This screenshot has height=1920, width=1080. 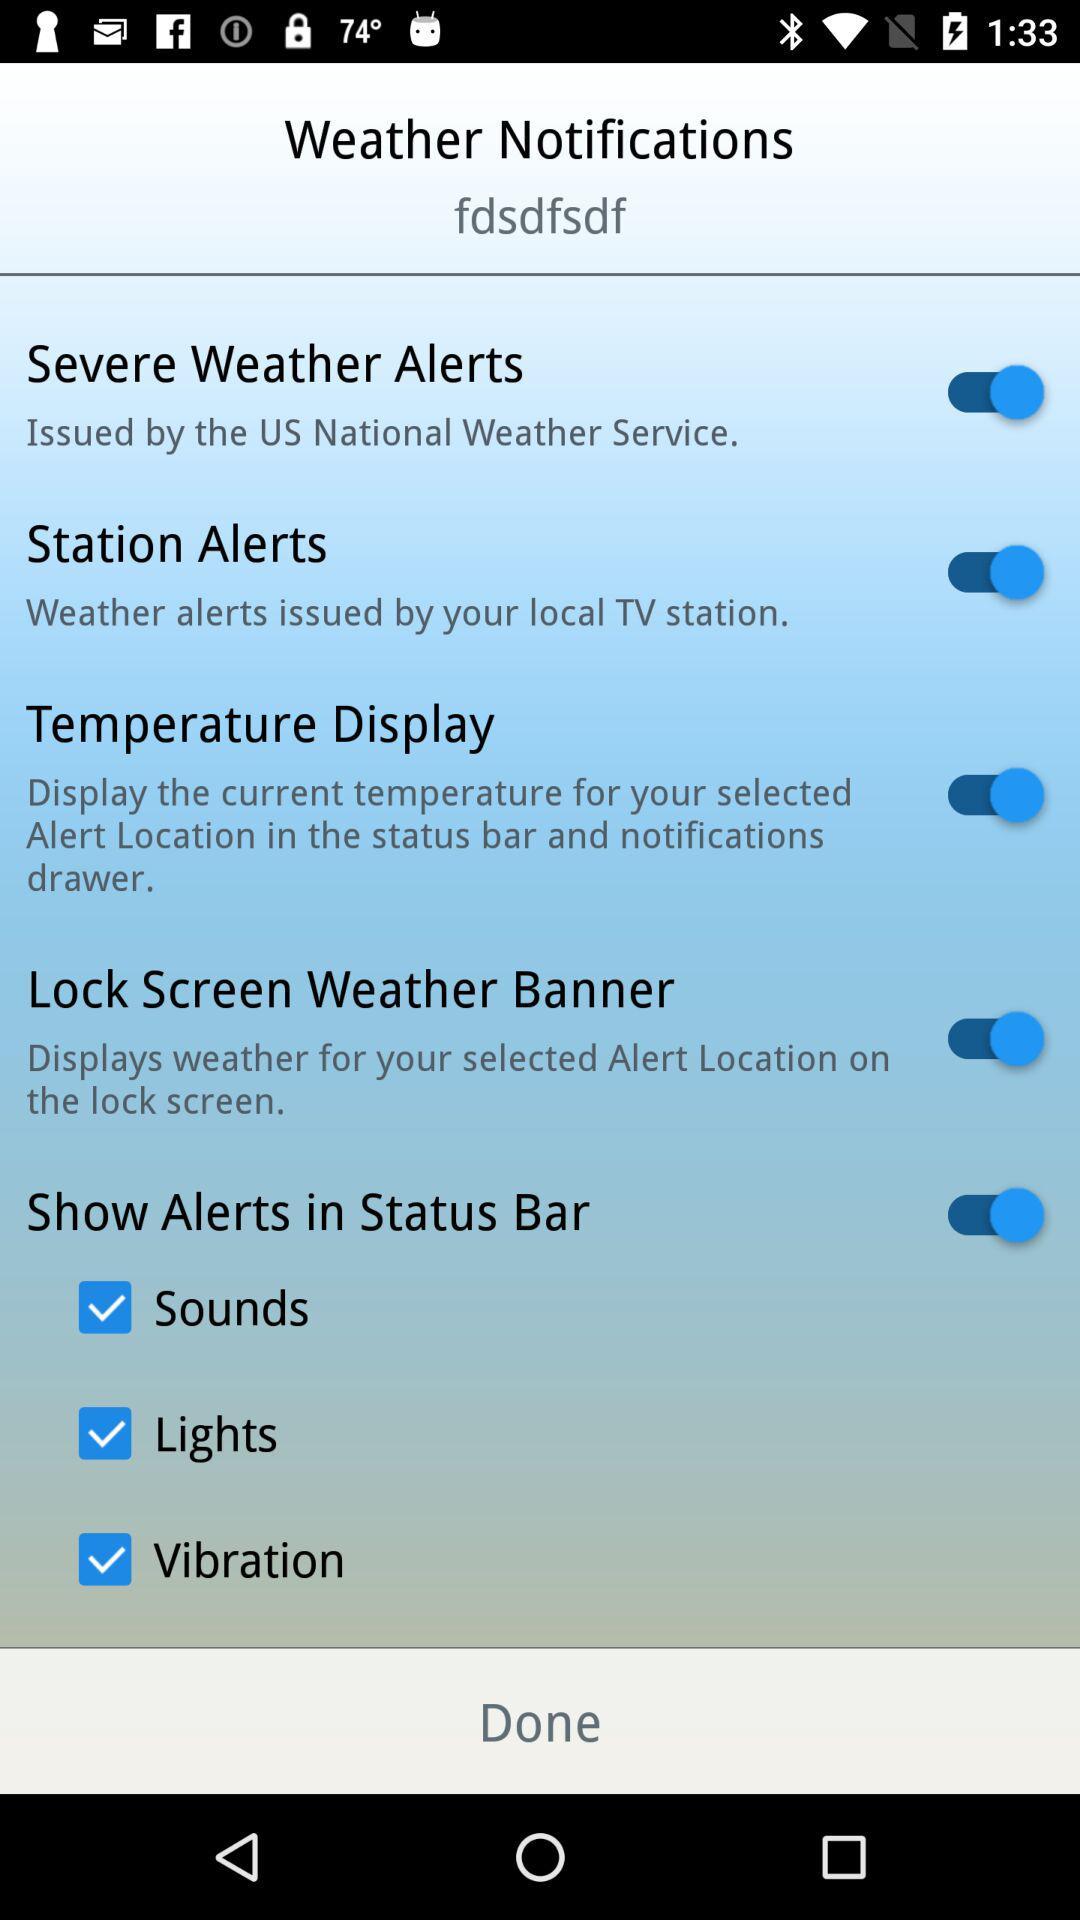 I want to click on displays weather for, so click(x=461, y=1077).